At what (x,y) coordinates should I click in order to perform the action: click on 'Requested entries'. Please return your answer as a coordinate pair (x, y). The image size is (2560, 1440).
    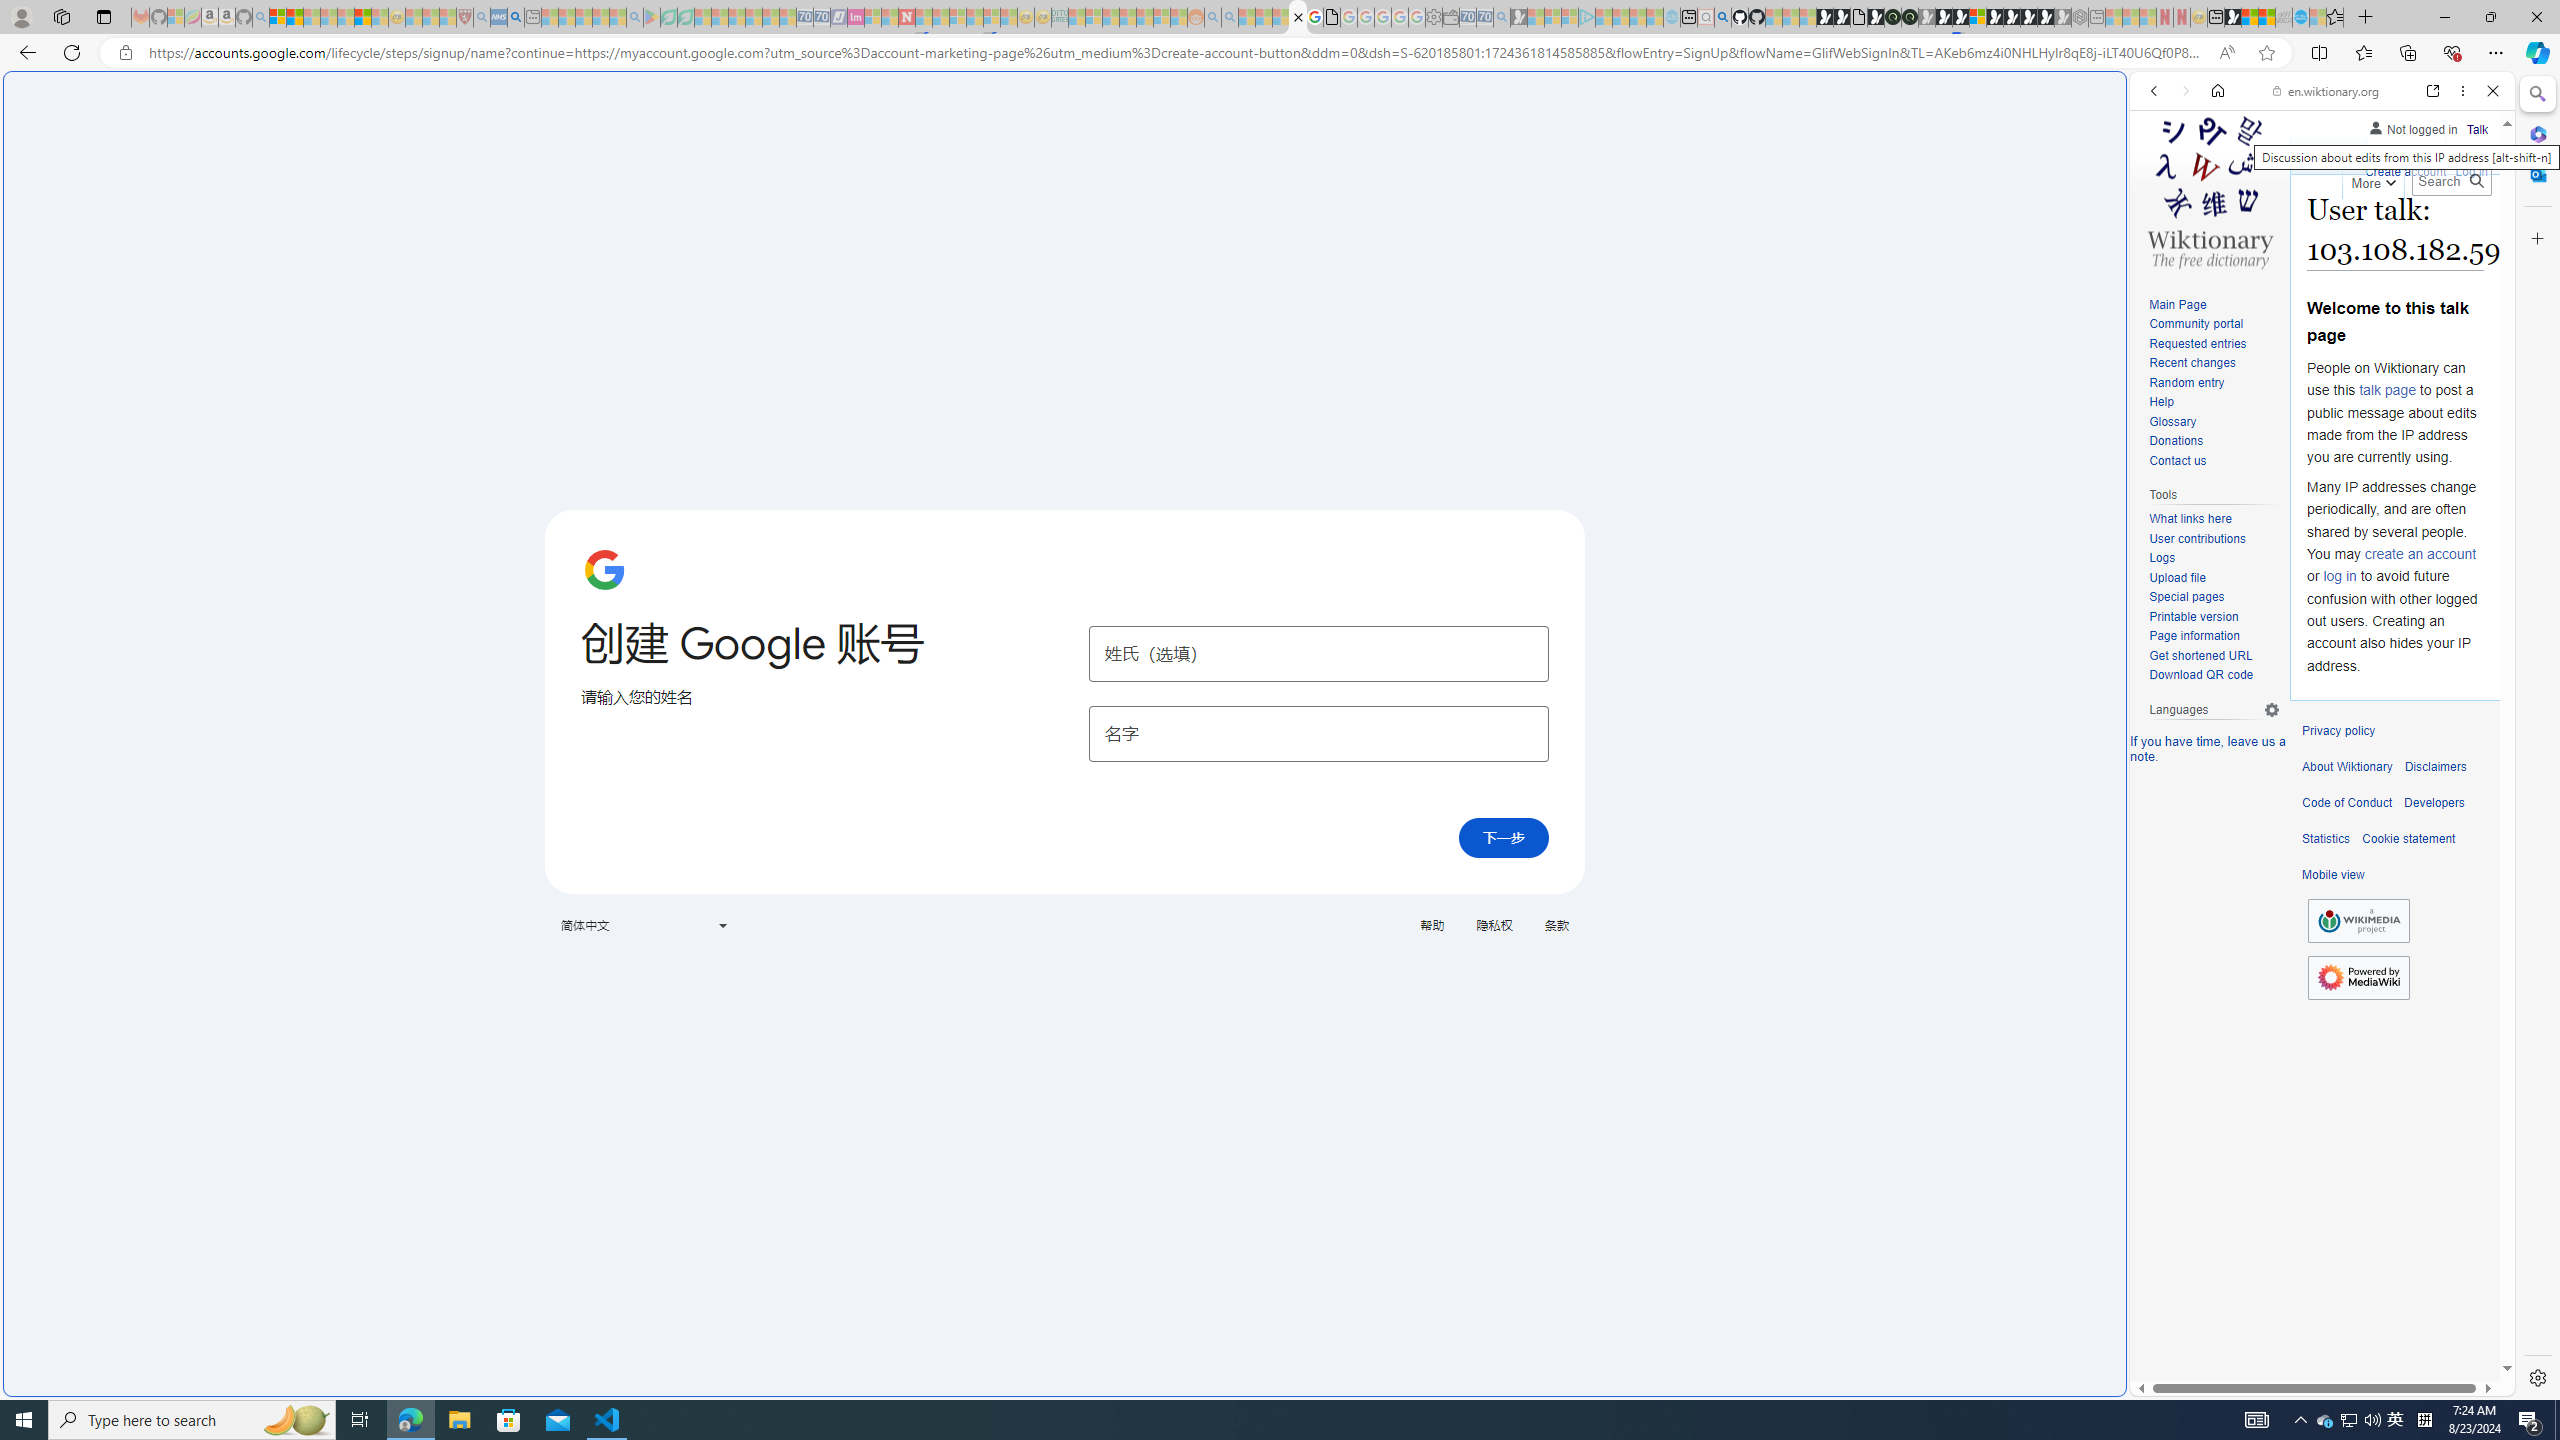
    Looking at the image, I should click on (2197, 342).